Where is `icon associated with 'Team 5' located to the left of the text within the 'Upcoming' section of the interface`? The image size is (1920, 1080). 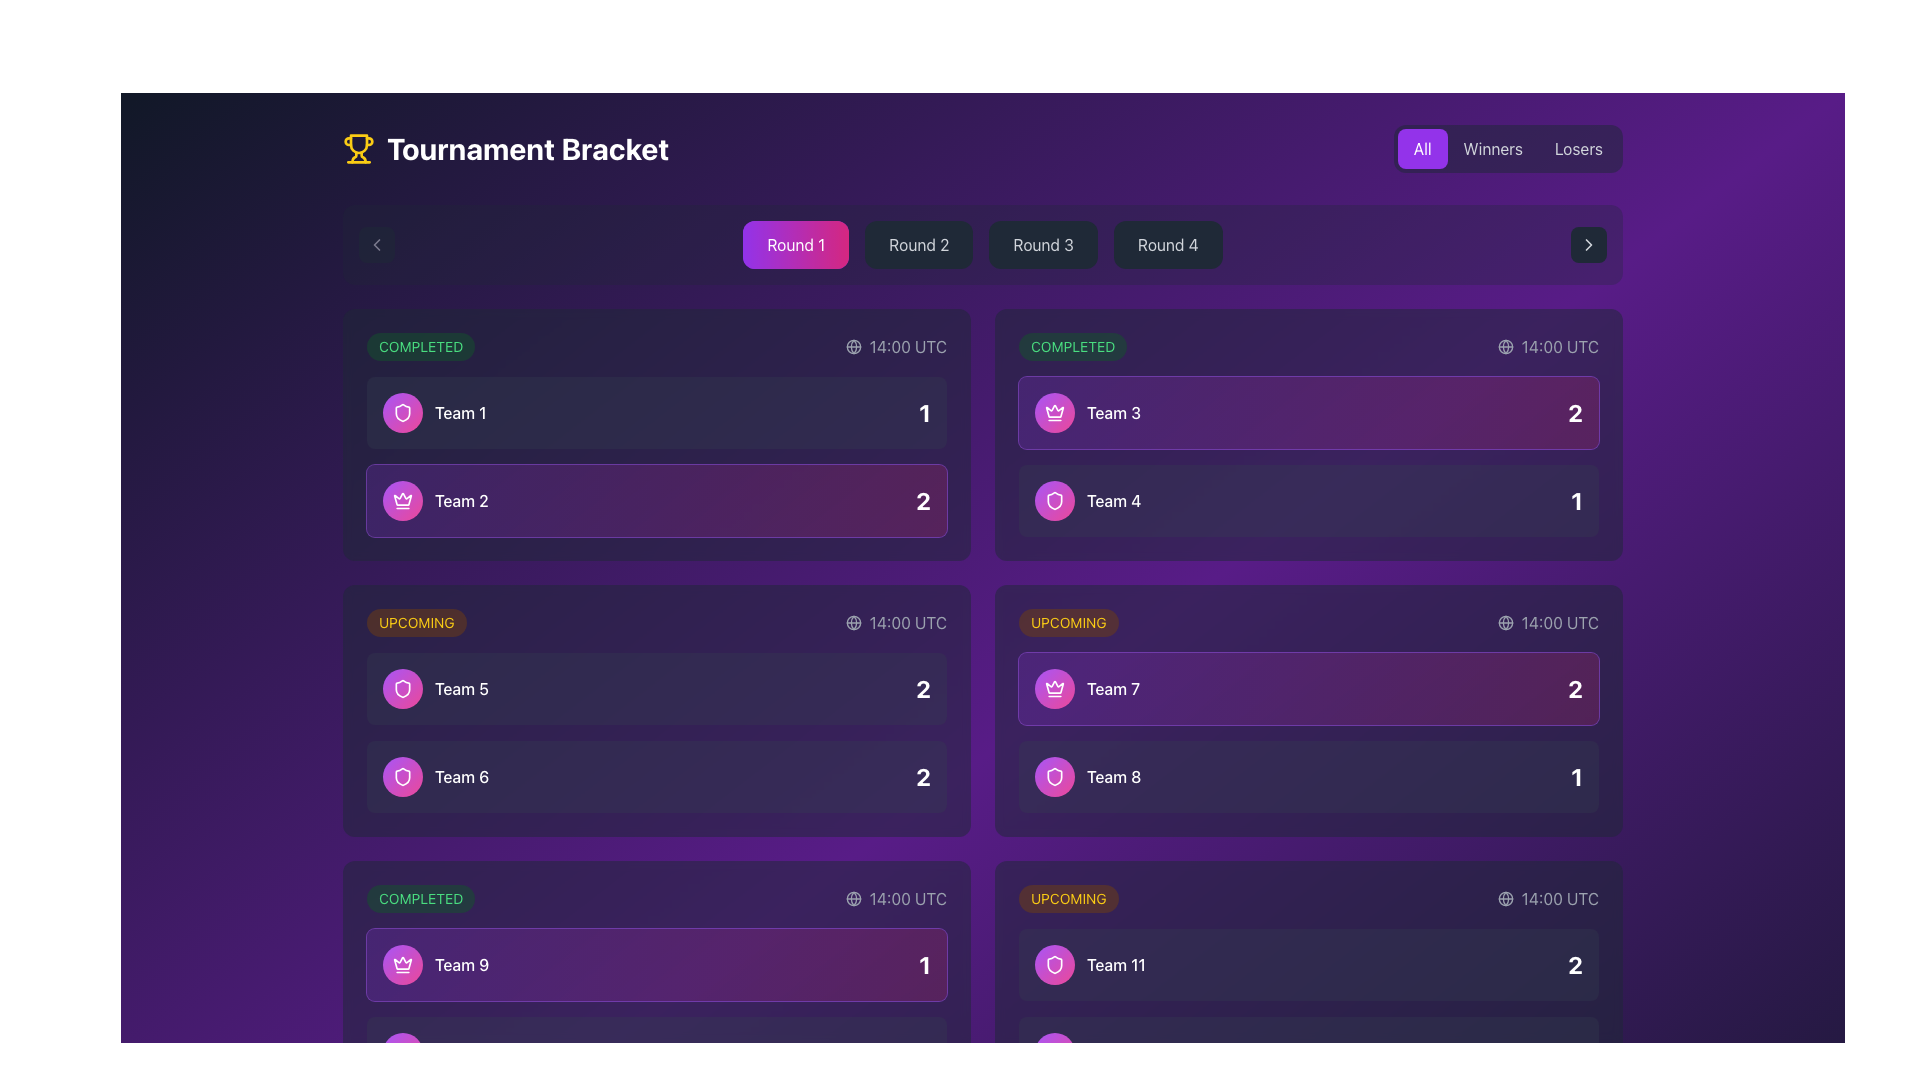 icon associated with 'Team 5' located to the left of the text within the 'Upcoming' section of the interface is located at coordinates (402, 688).